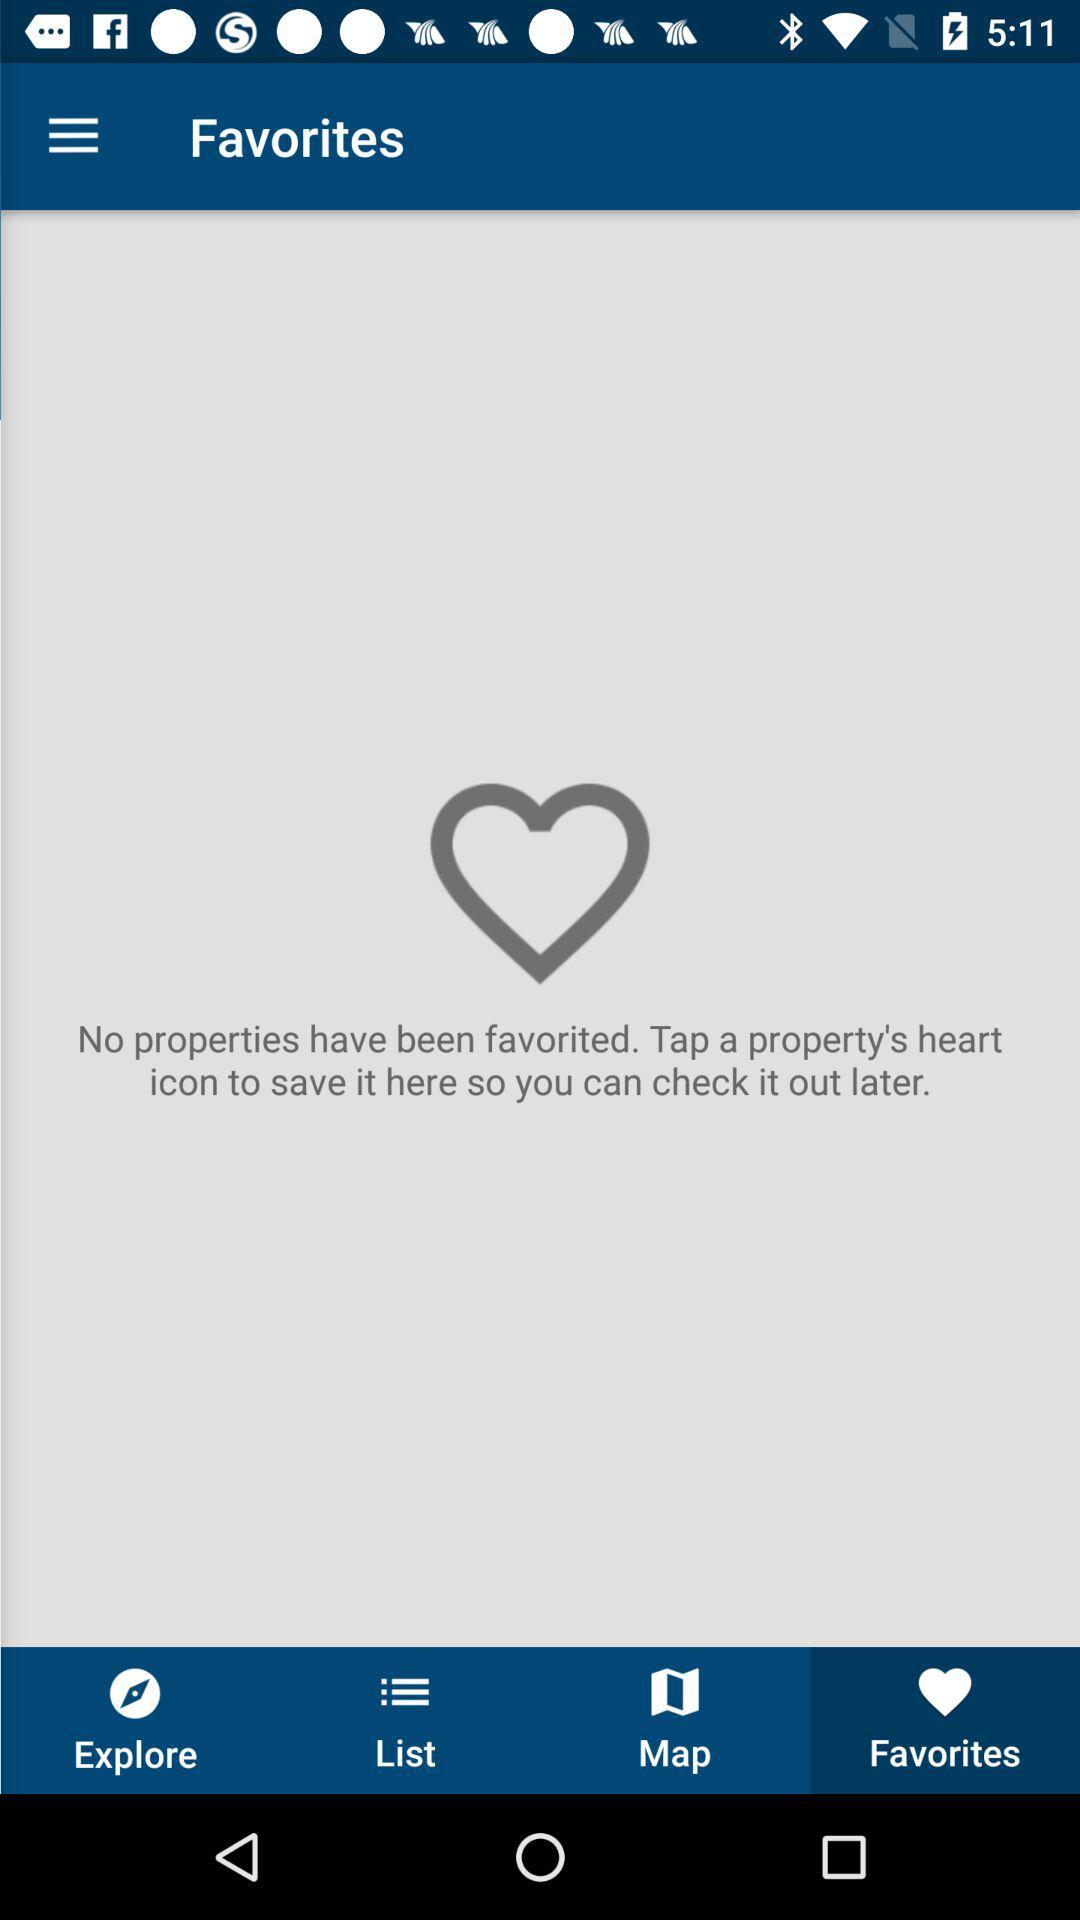 This screenshot has width=1080, height=1920. What do you see at coordinates (135, 1719) in the screenshot?
I see `explore item` at bounding box center [135, 1719].